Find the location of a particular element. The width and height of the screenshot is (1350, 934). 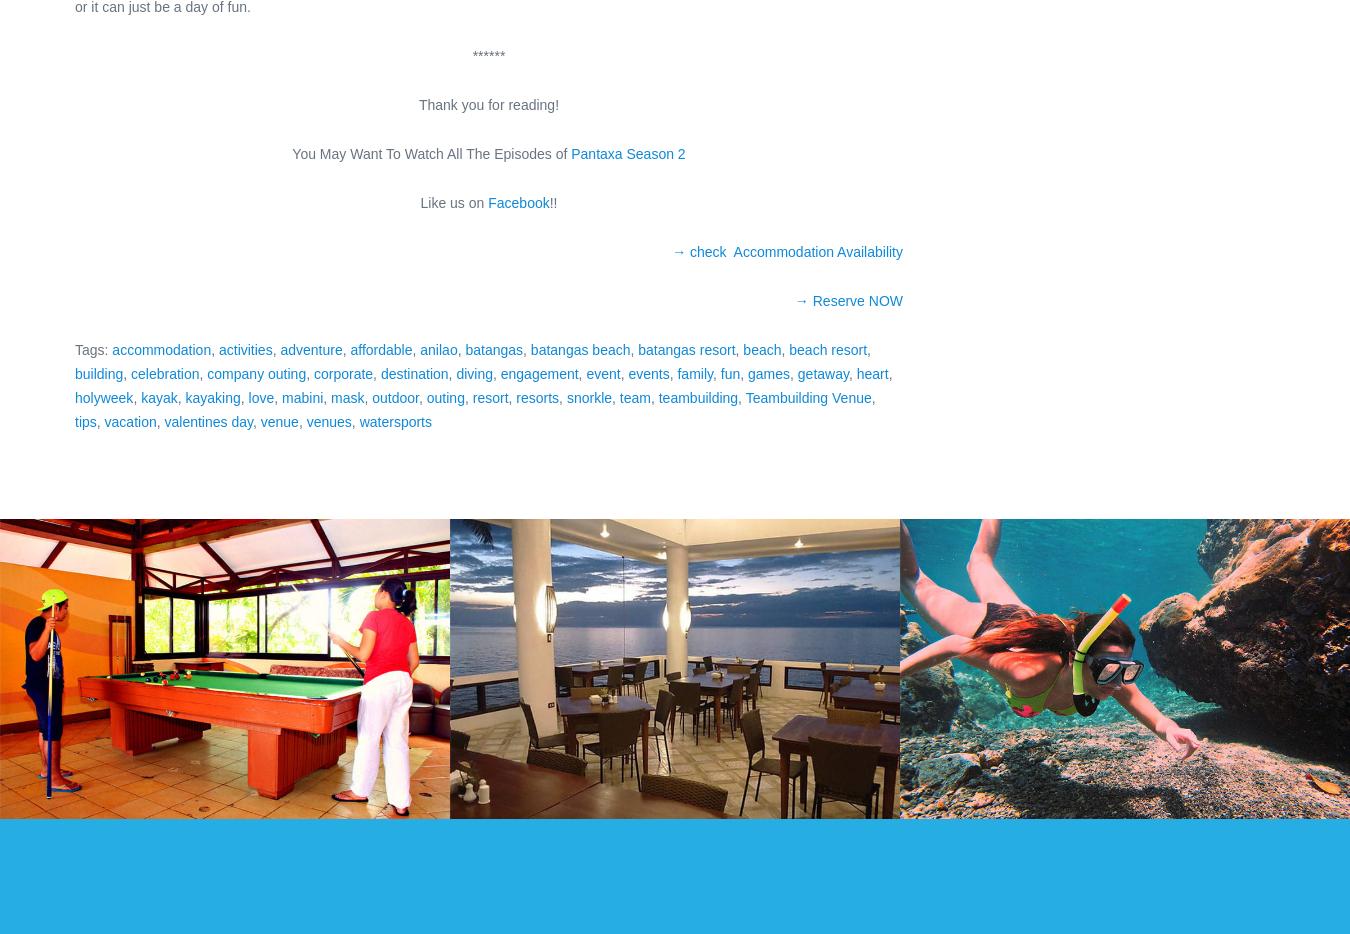

'adventure' is located at coordinates (310, 349).